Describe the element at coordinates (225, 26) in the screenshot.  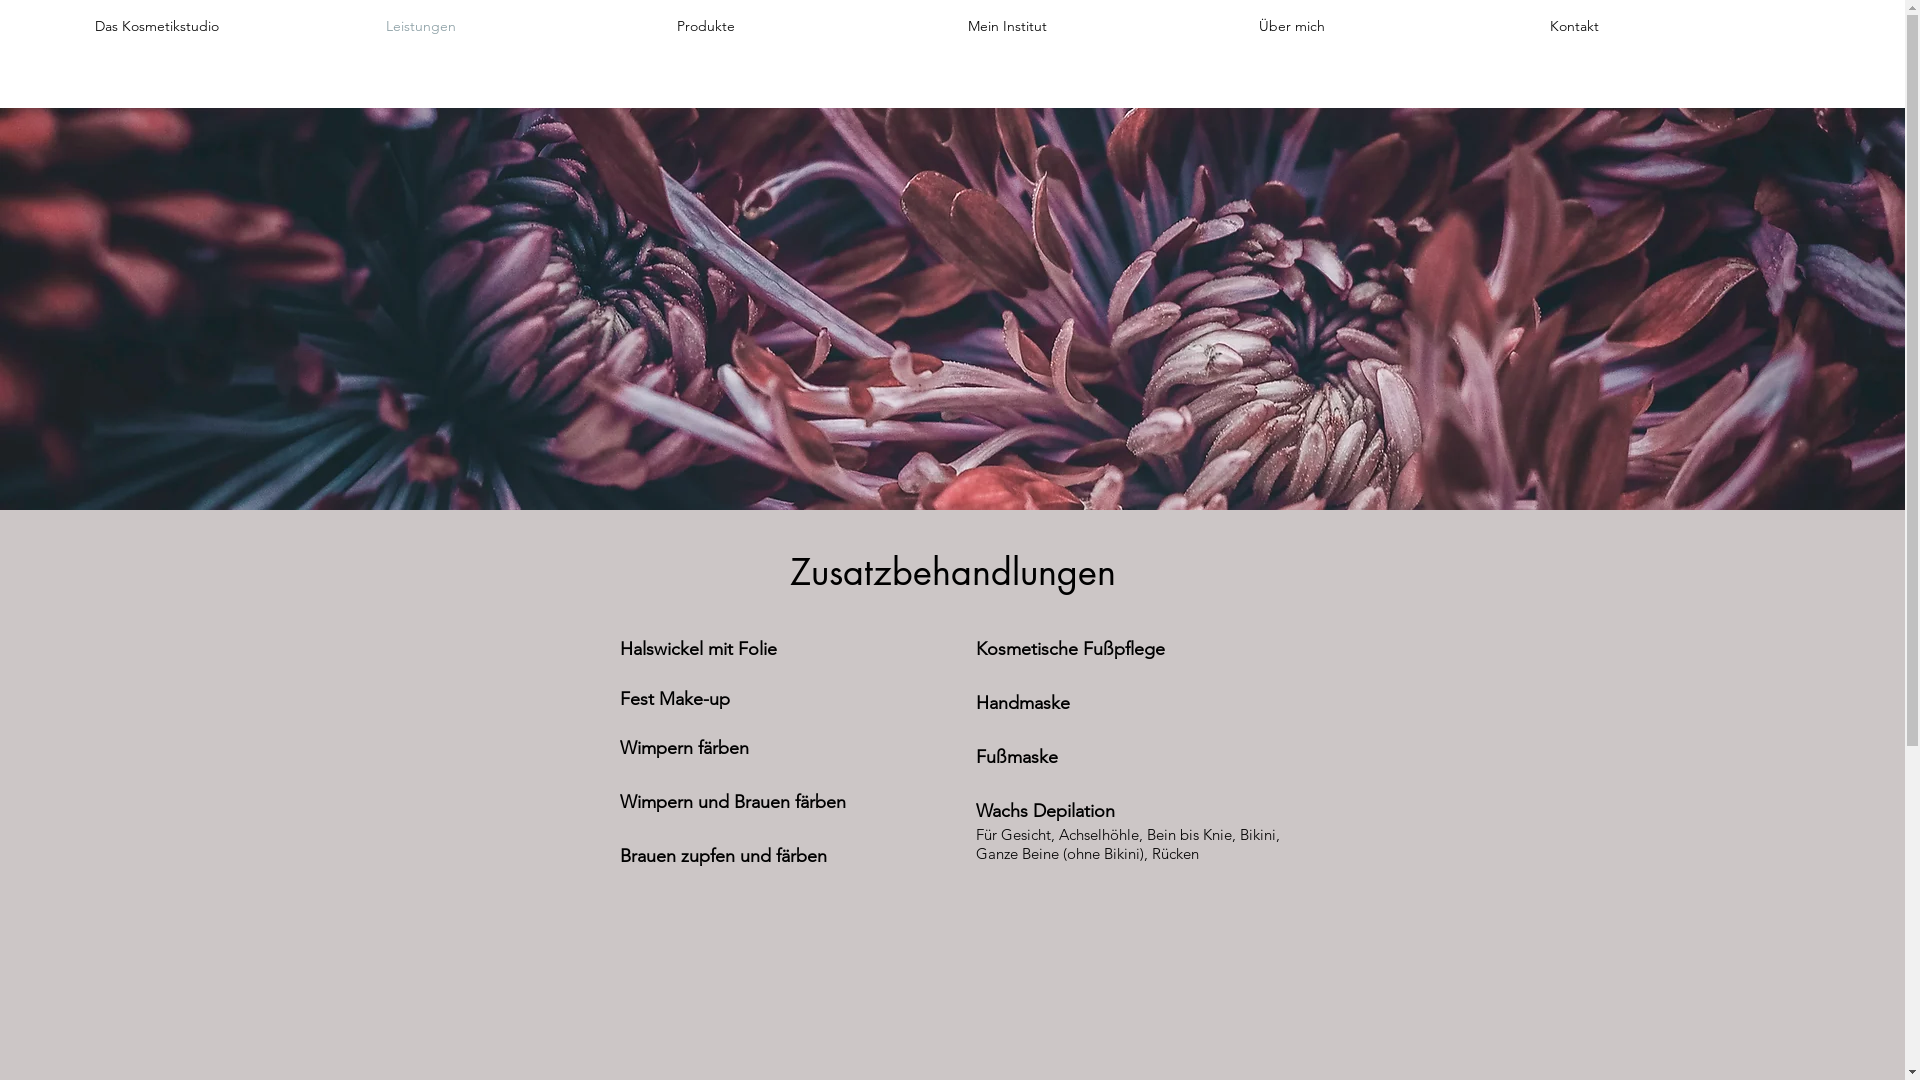
I see `'Das Kosmetikstudio'` at that location.